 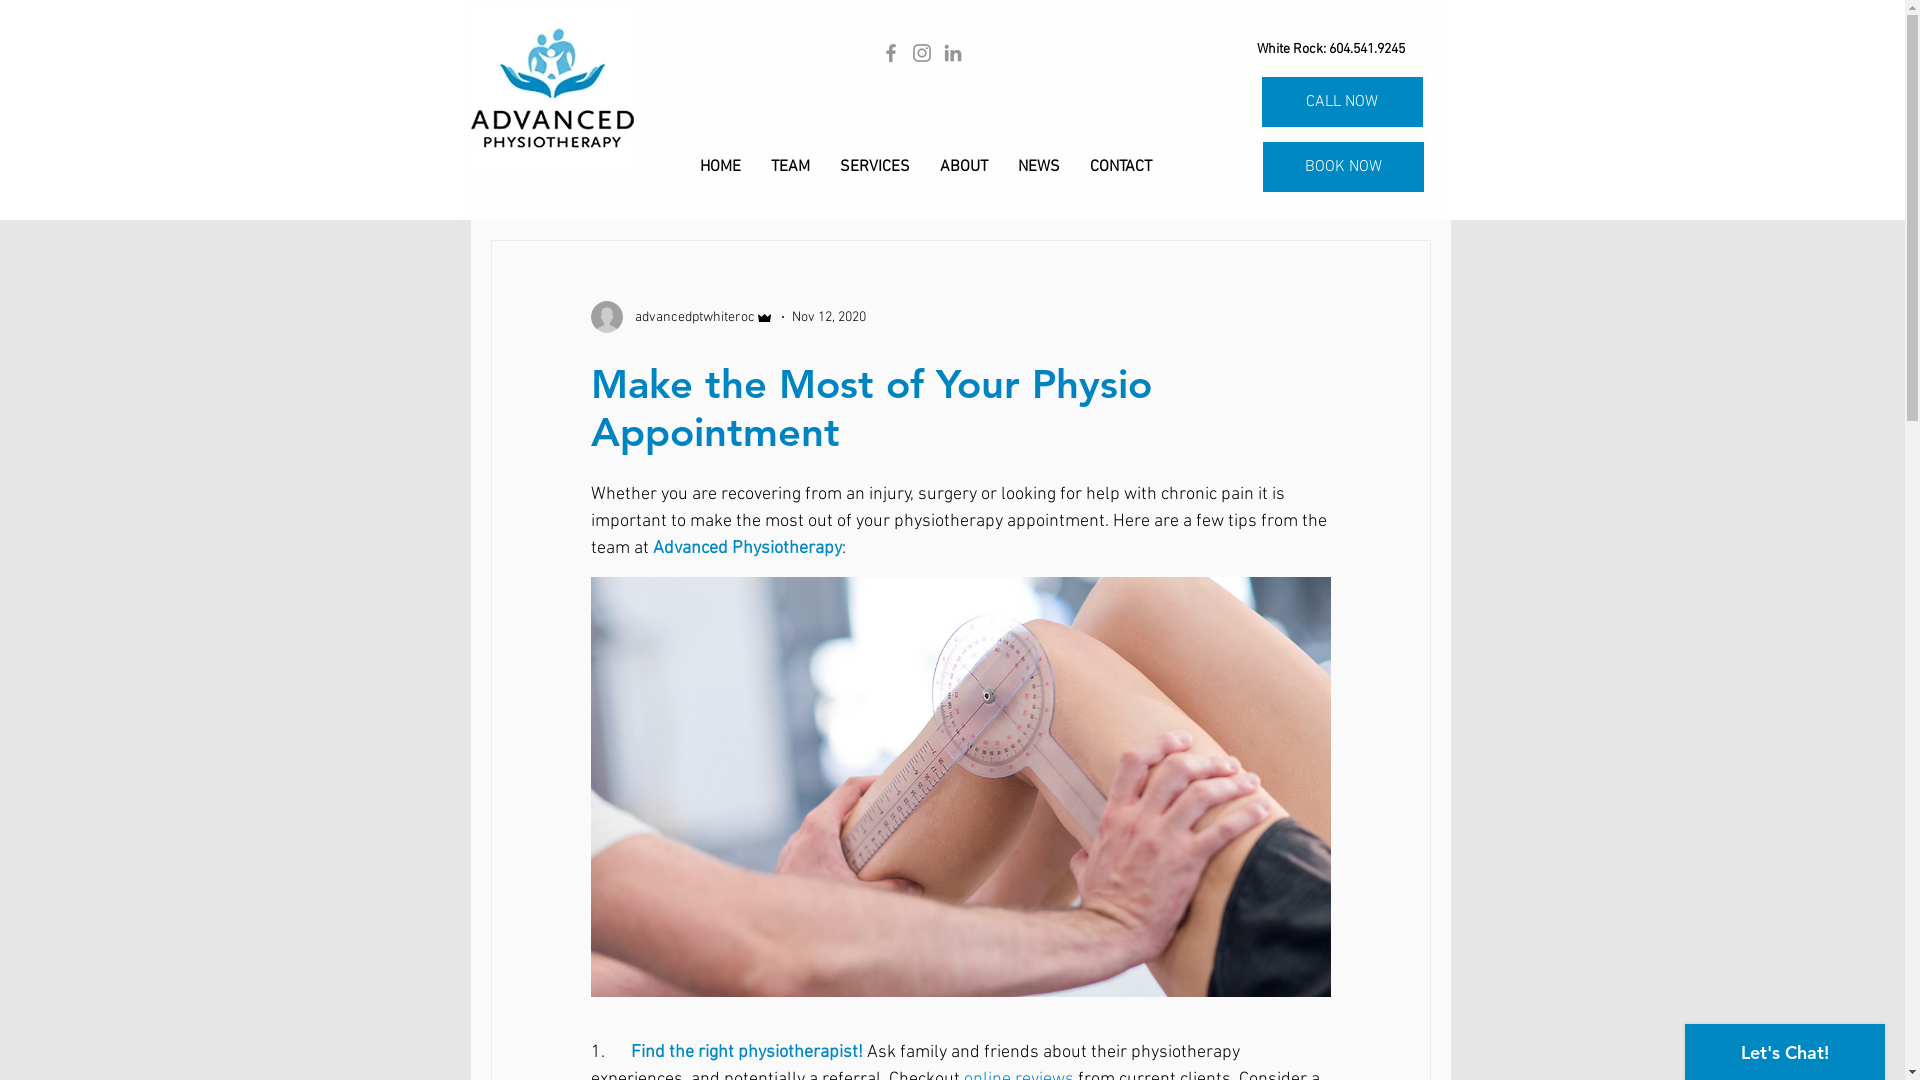 What do you see at coordinates (719, 165) in the screenshot?
I see `'HOME'` at bounding box center [719, 165].